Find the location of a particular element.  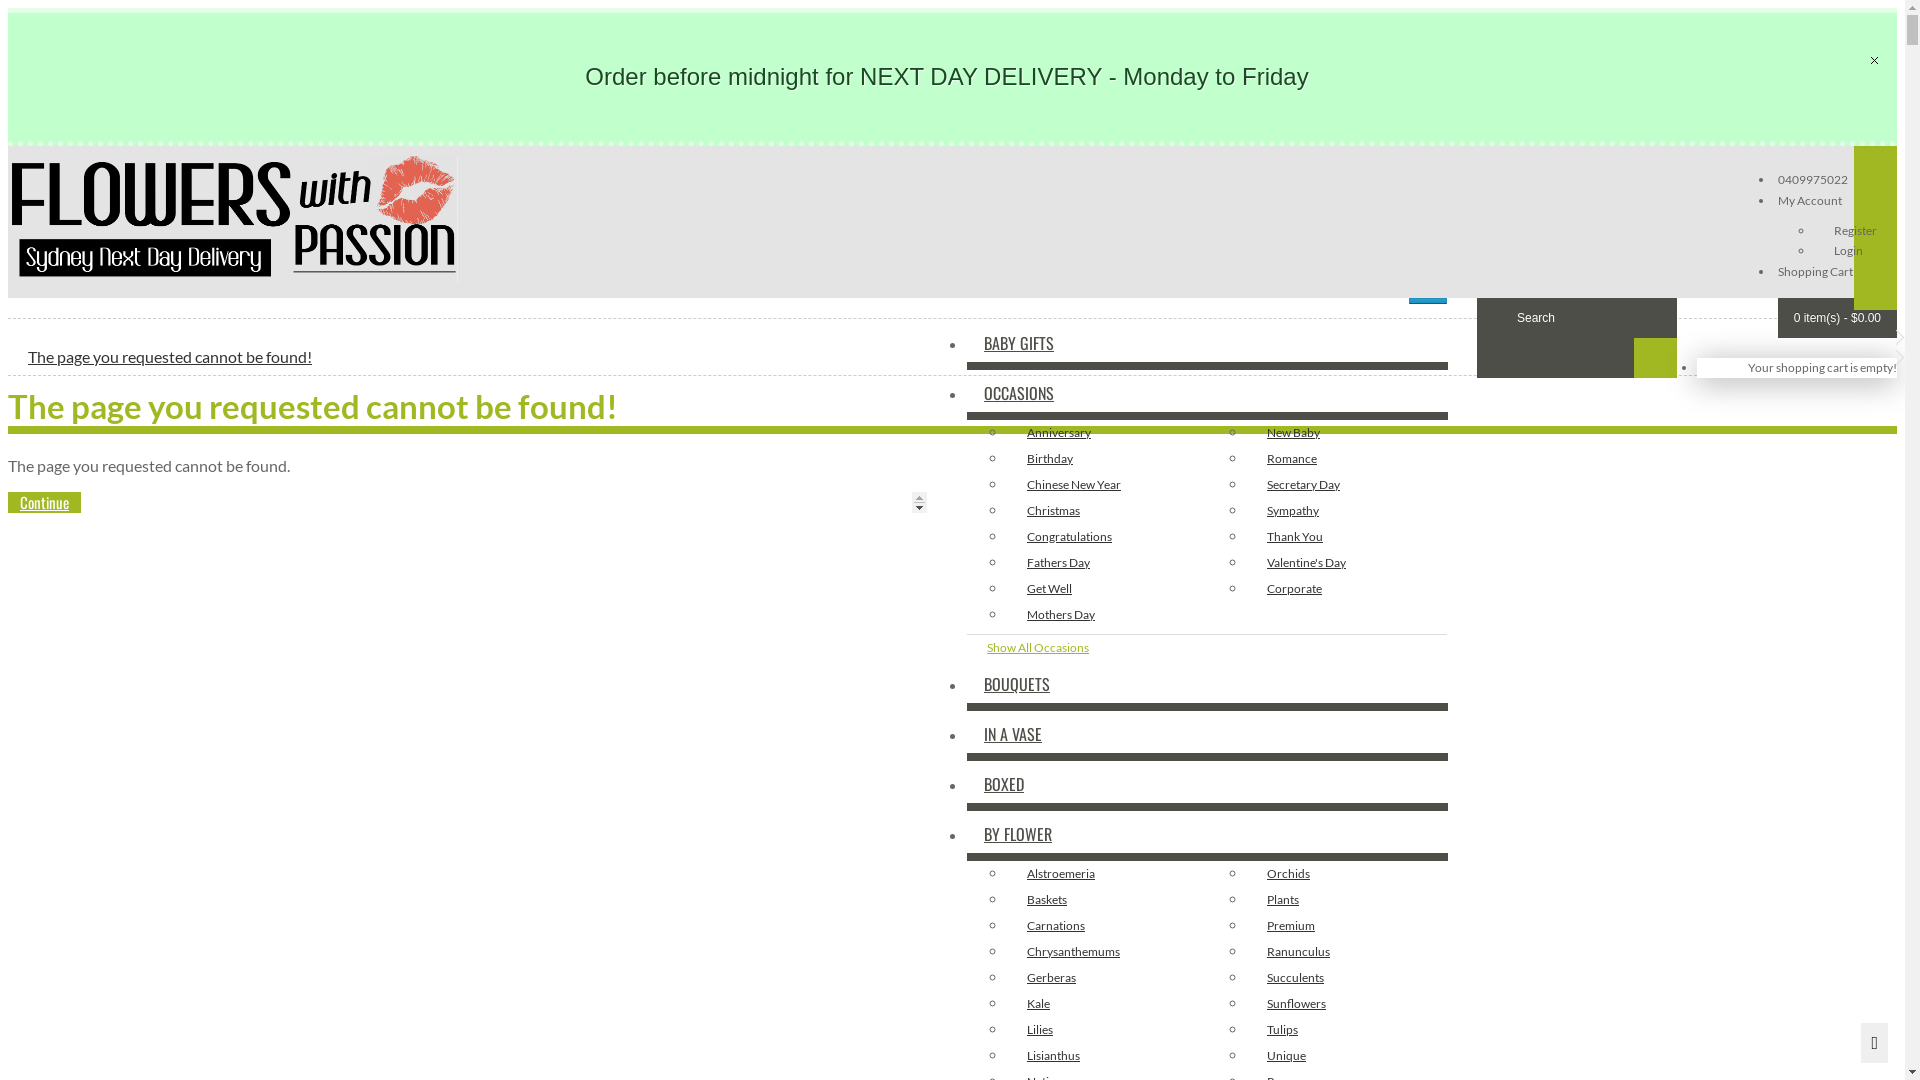

'Romance' is located at coordinates (1347, 459).